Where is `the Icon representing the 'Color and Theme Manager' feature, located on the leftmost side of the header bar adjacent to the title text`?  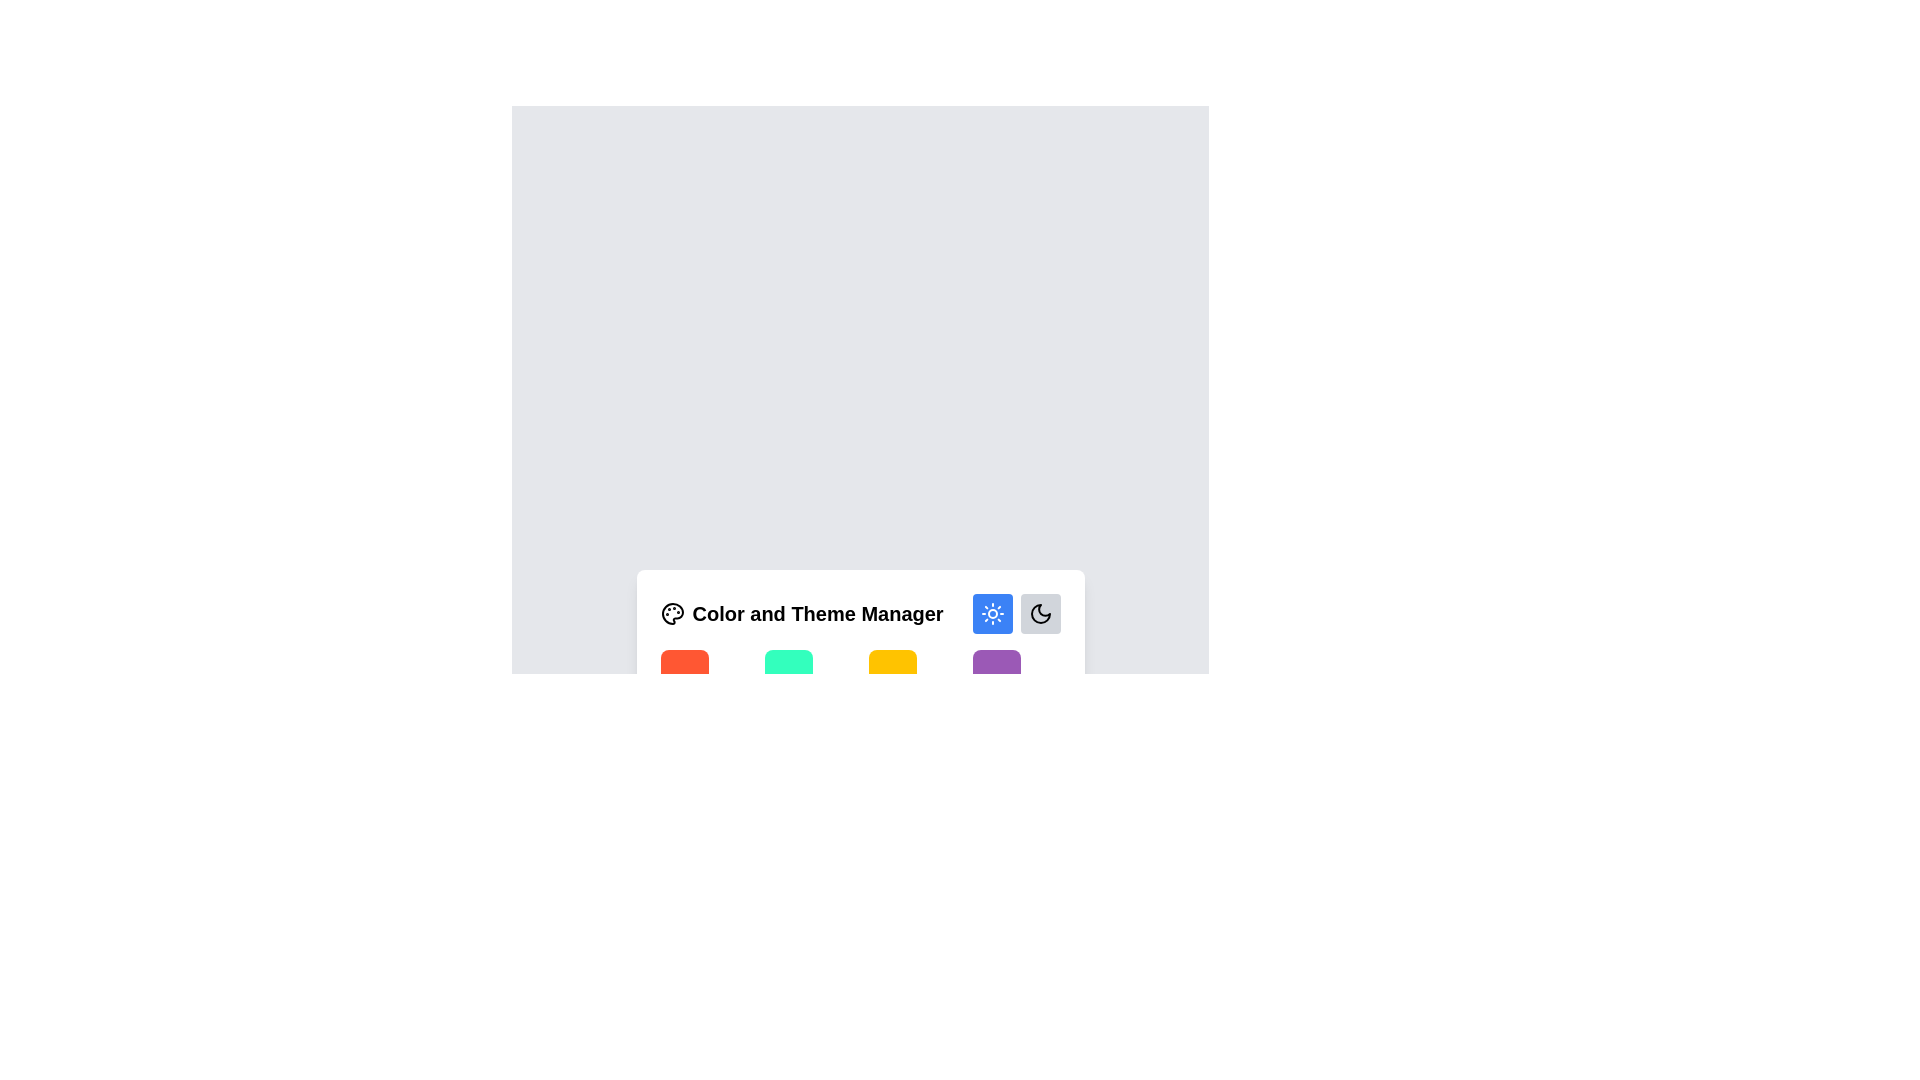 the Icon representing the 'Color and Theme Manager' feature, located on the leftmost side of the header bar adjacent to the title text is located at coordinates (672, 612).